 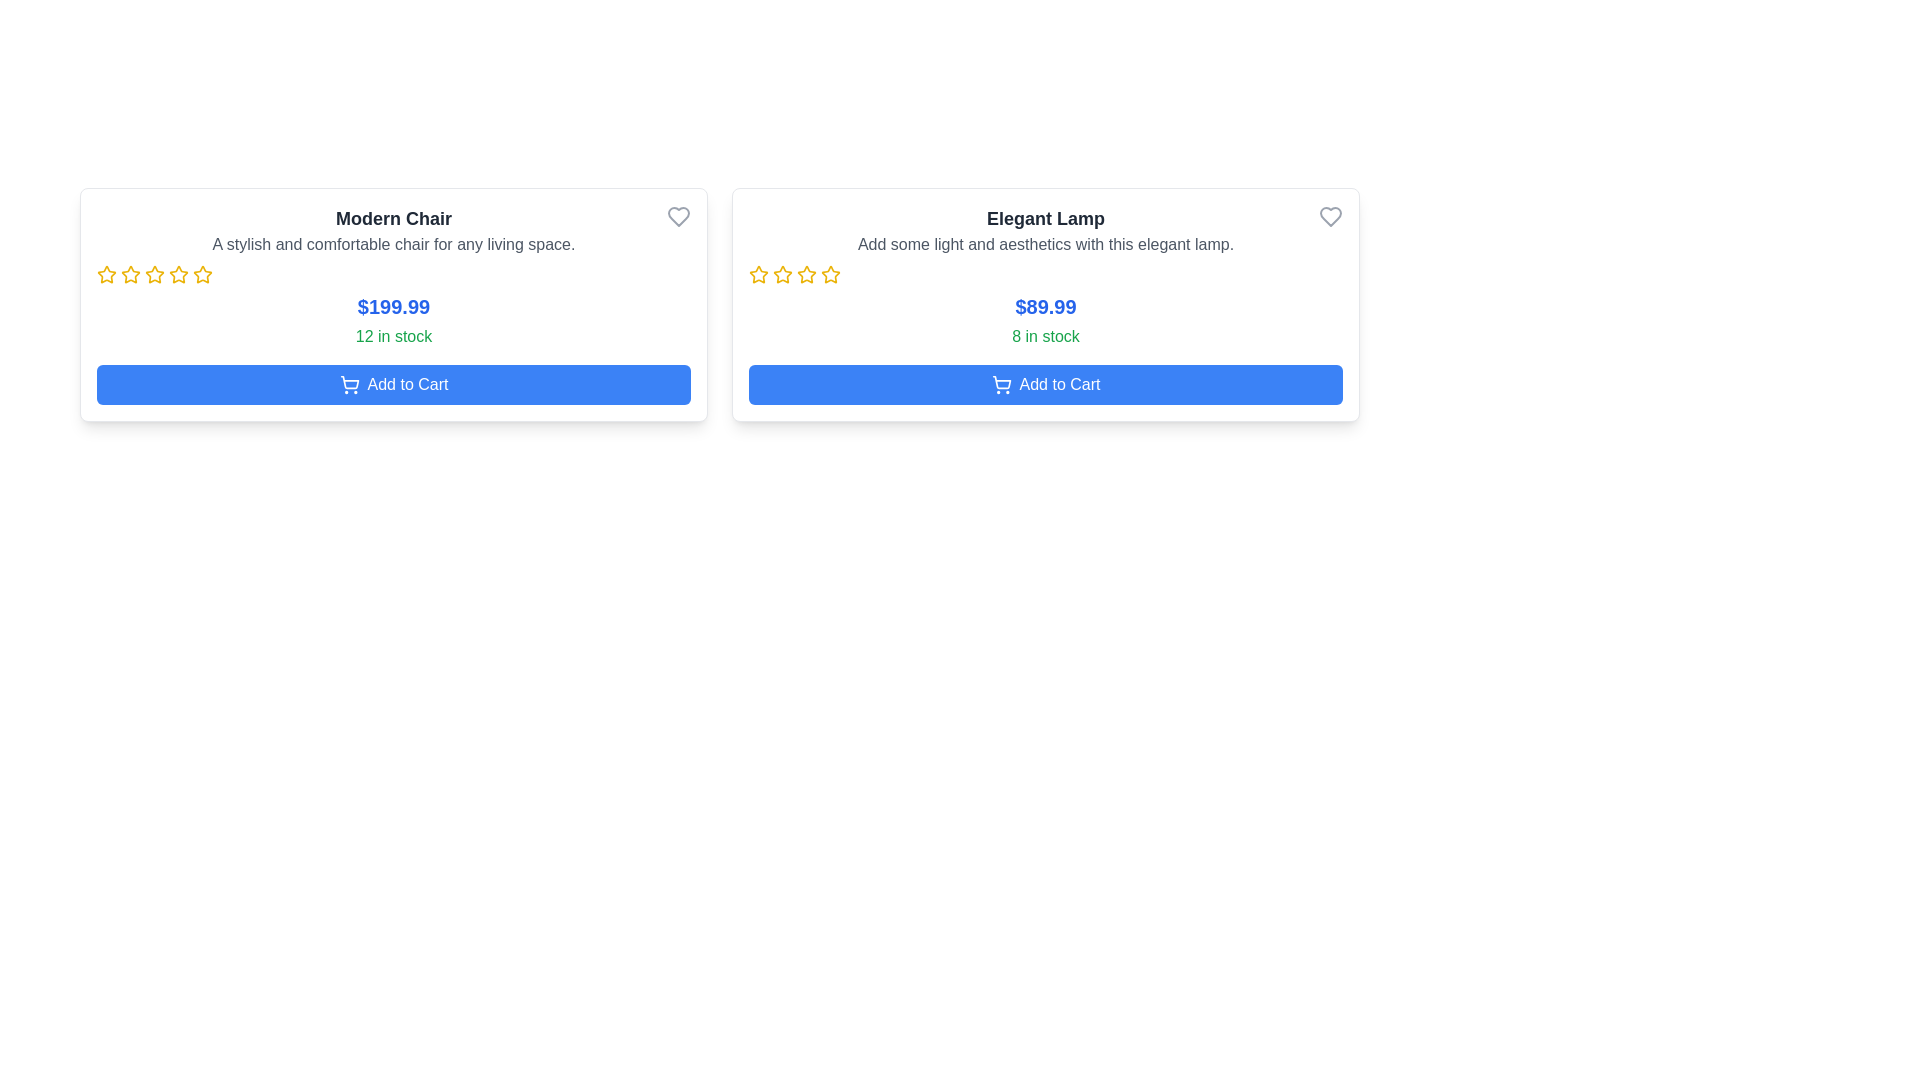 I want to click on the price display of the 'Elegant Lamp' card, which is styled in a large, bold, blue font and positioned below the description text and star icons, so click(x=1045, y=307).